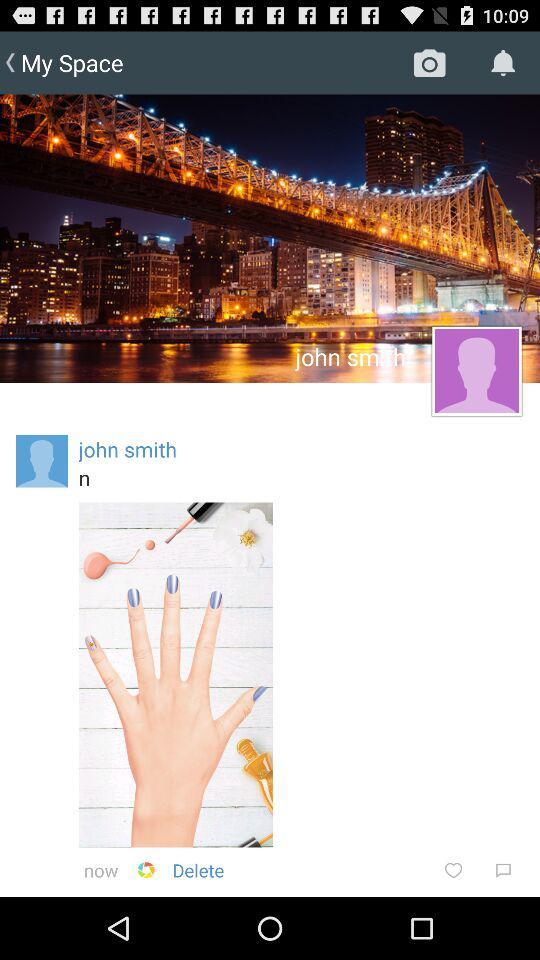  Describe the element at coordinates (42, 461) in the screenshot. I see `the app next to john smith icon` at that location.